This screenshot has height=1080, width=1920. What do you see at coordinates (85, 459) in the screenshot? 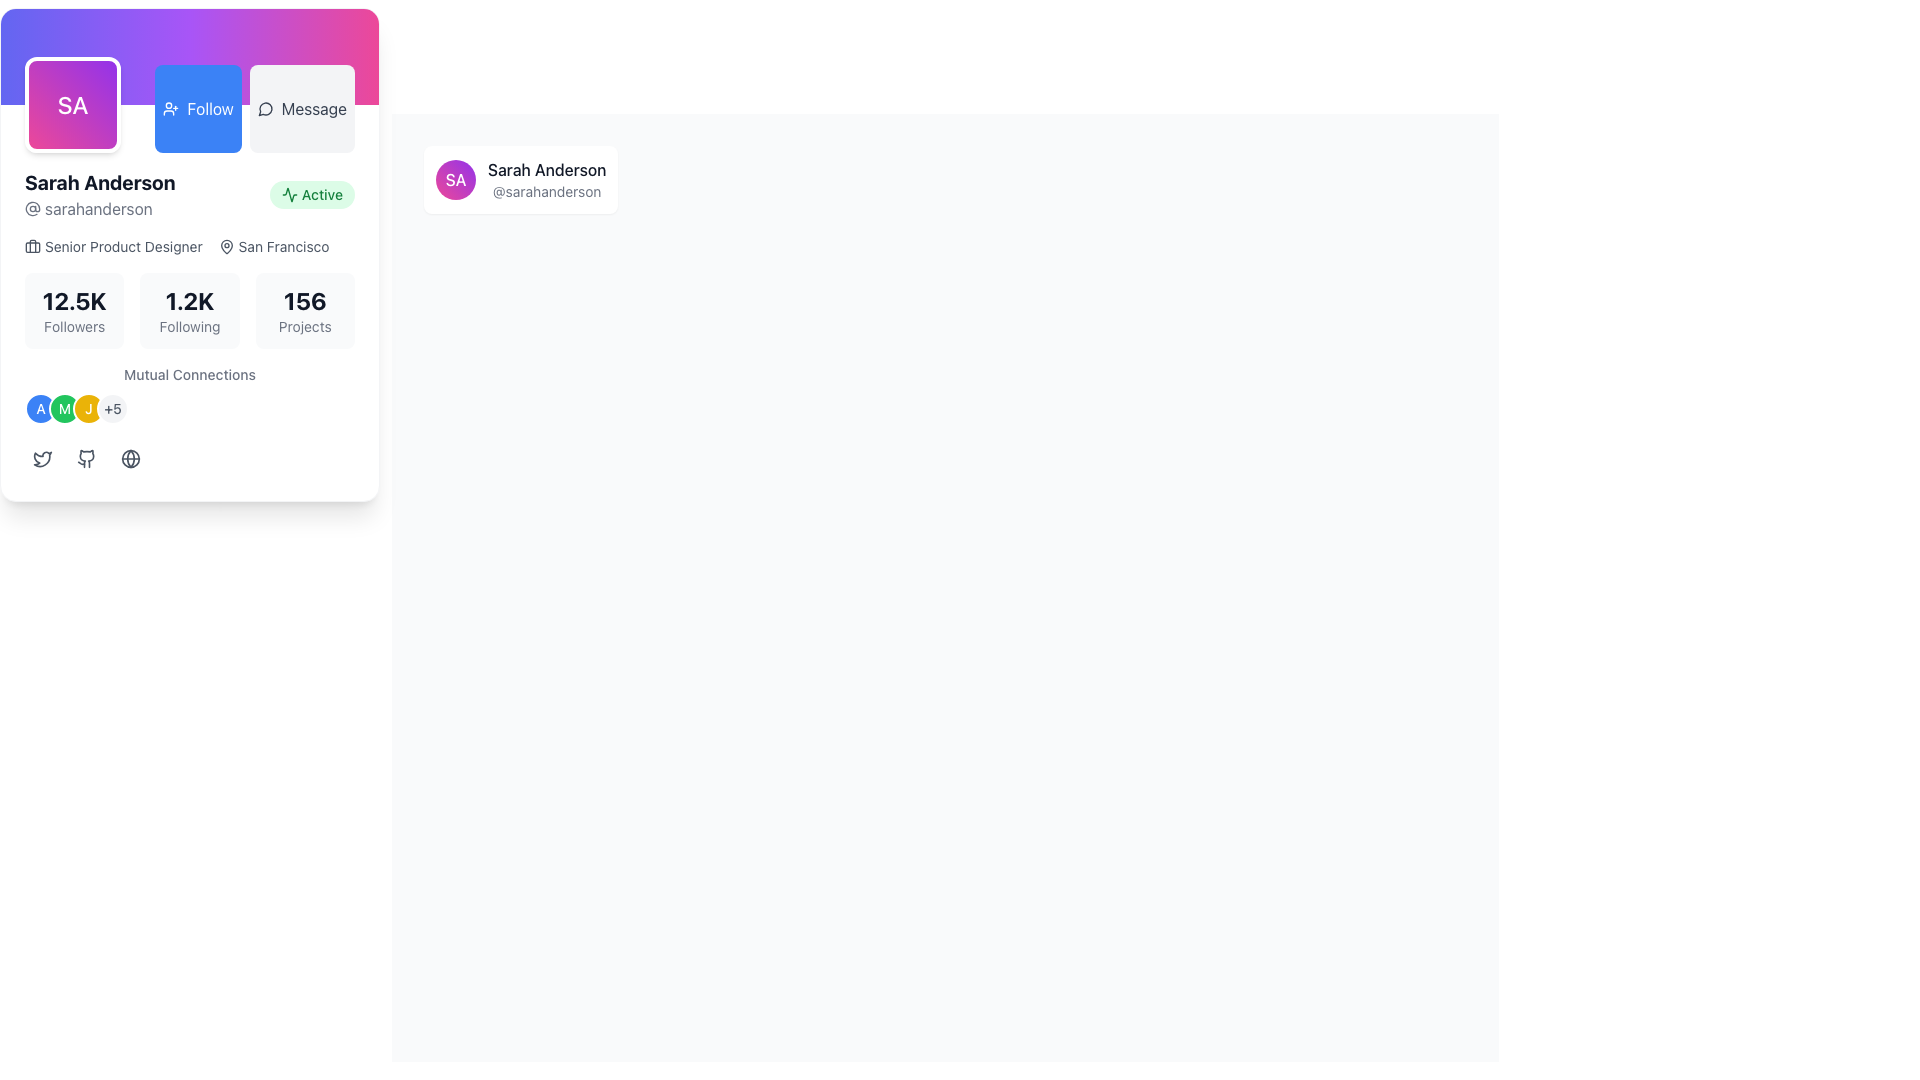
I see `the GitHub icon button, which is the second icon in the horizontal group below the 'Mutual Connections' section` at bounding box center [85, 459].